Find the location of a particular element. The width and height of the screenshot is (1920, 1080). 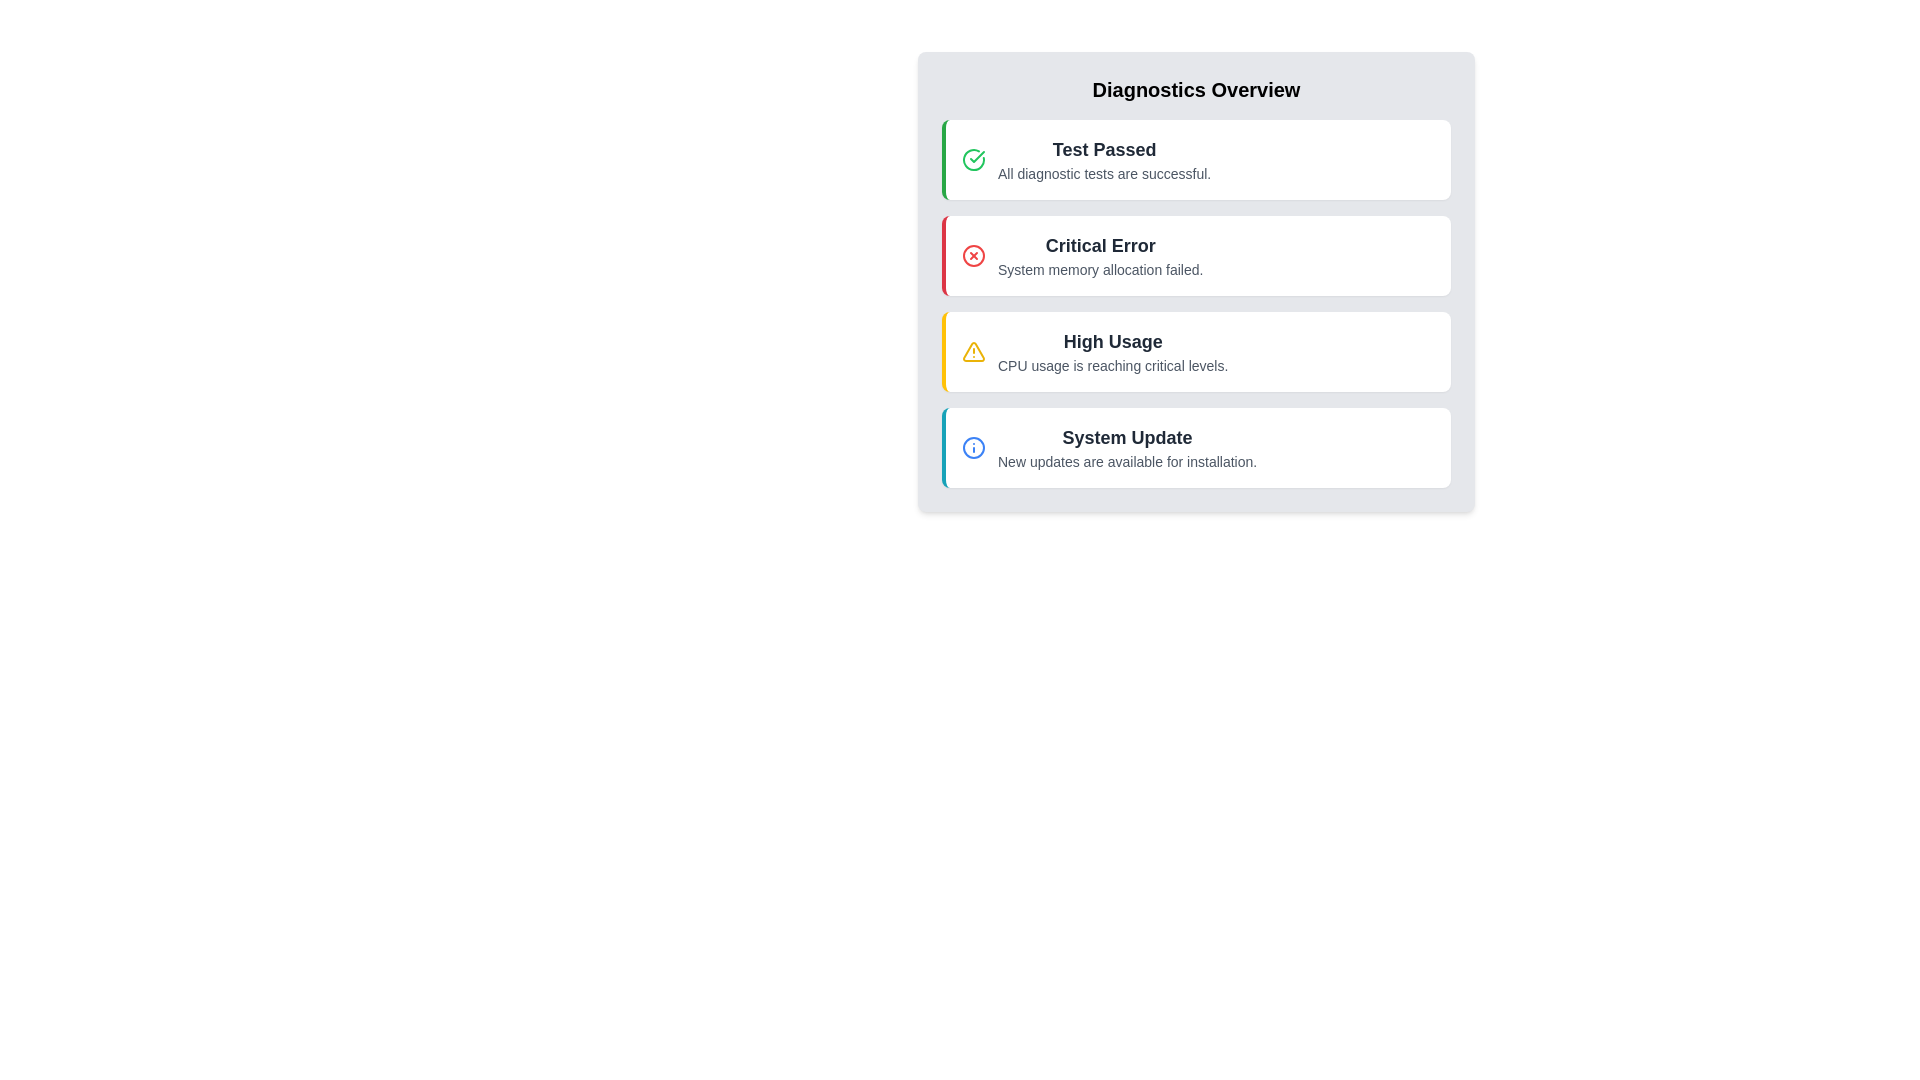

the yellow equilateral triangle warning icon next to the 'High Usage' label in the diagnostics overview panel is located at coordinates (974, 350).